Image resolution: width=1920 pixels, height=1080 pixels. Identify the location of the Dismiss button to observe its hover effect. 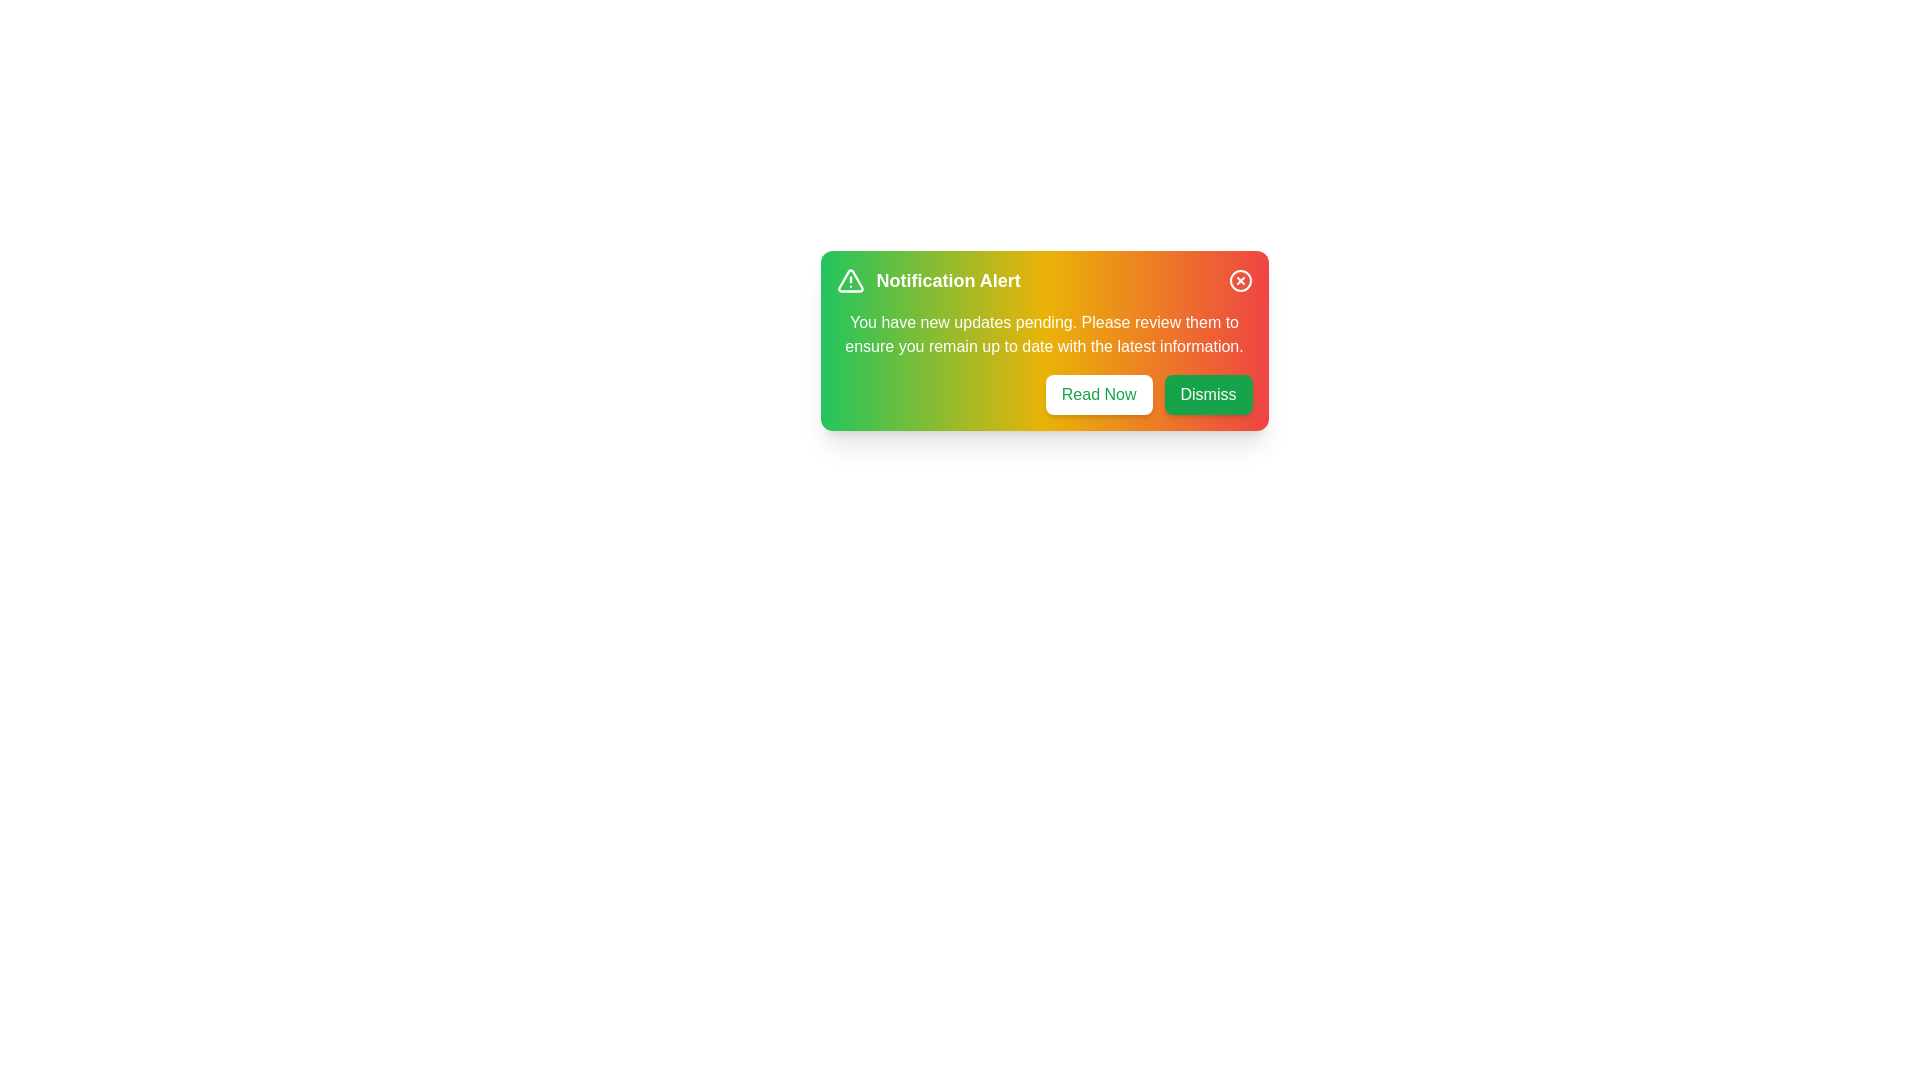
(1207, 394).